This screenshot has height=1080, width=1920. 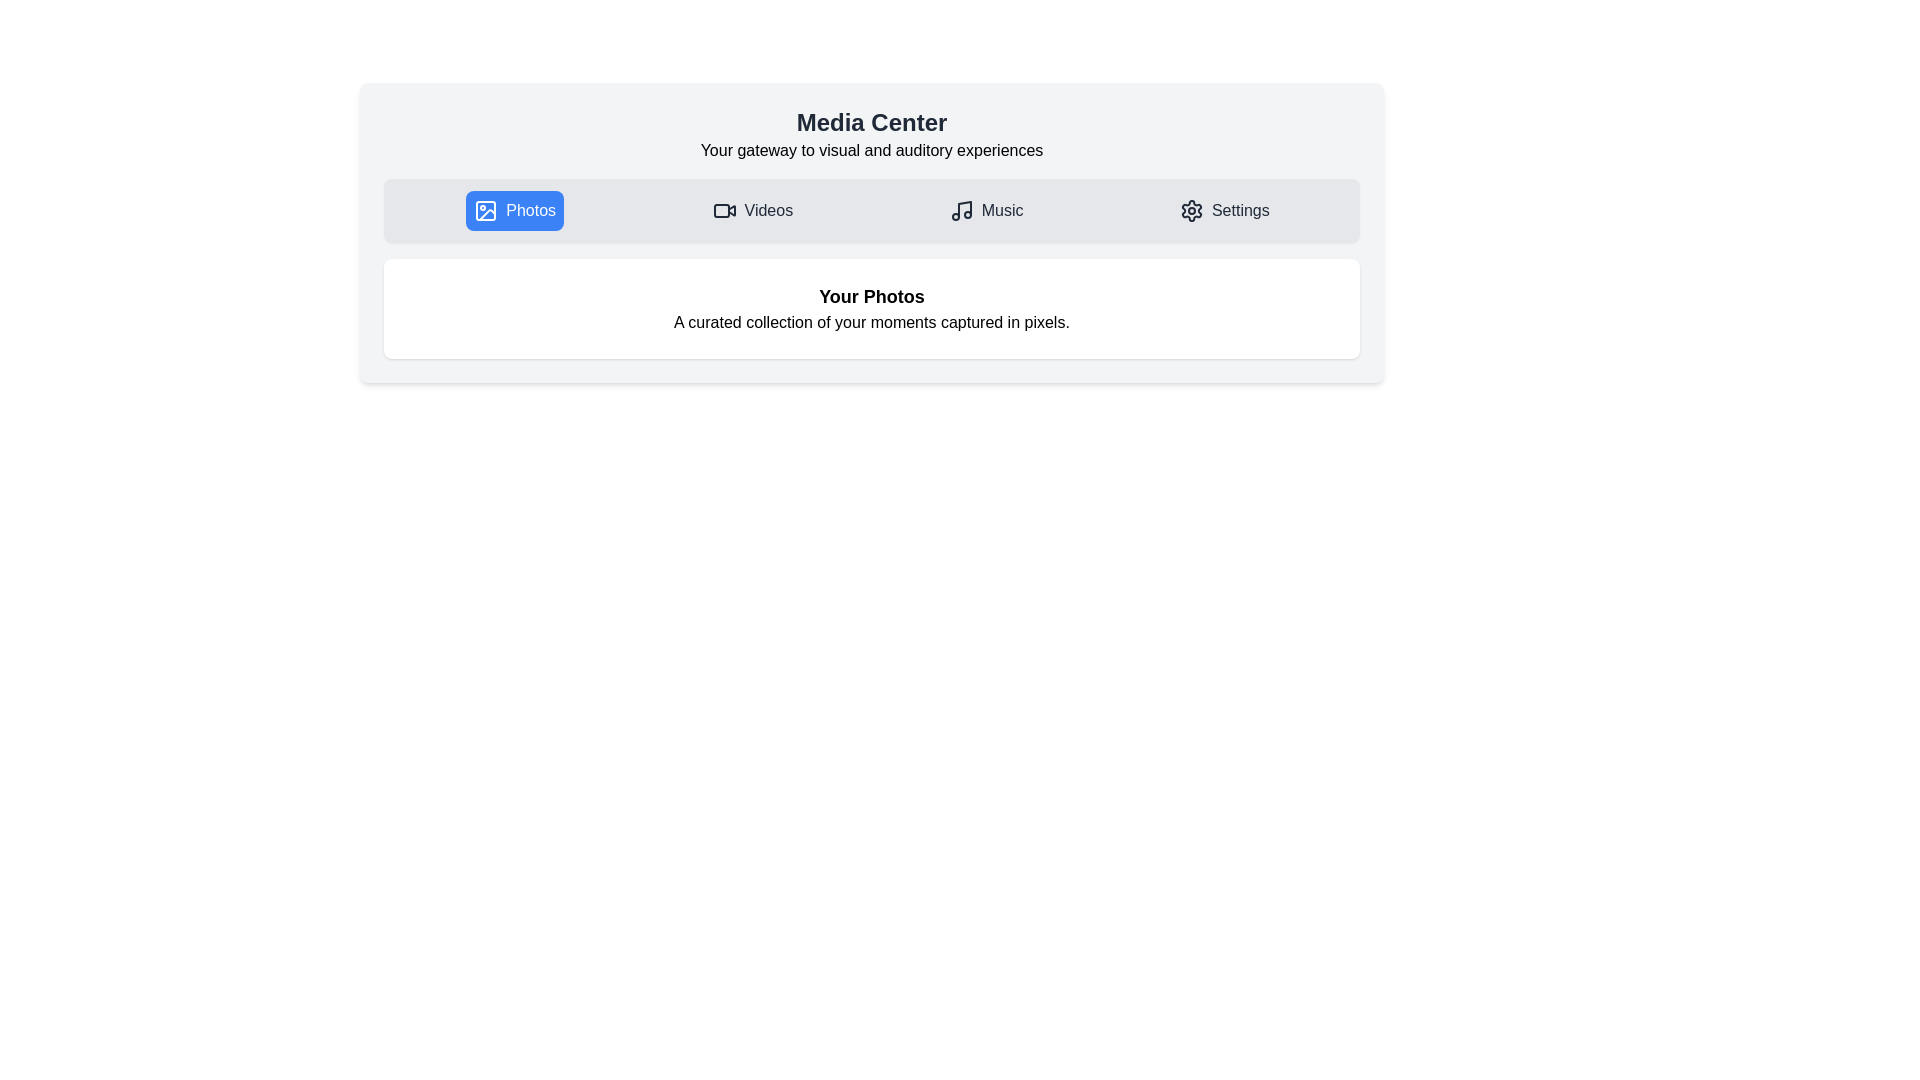 I want to click on the 'Music' icon in the navigation menu, so click(x=961, y=211).